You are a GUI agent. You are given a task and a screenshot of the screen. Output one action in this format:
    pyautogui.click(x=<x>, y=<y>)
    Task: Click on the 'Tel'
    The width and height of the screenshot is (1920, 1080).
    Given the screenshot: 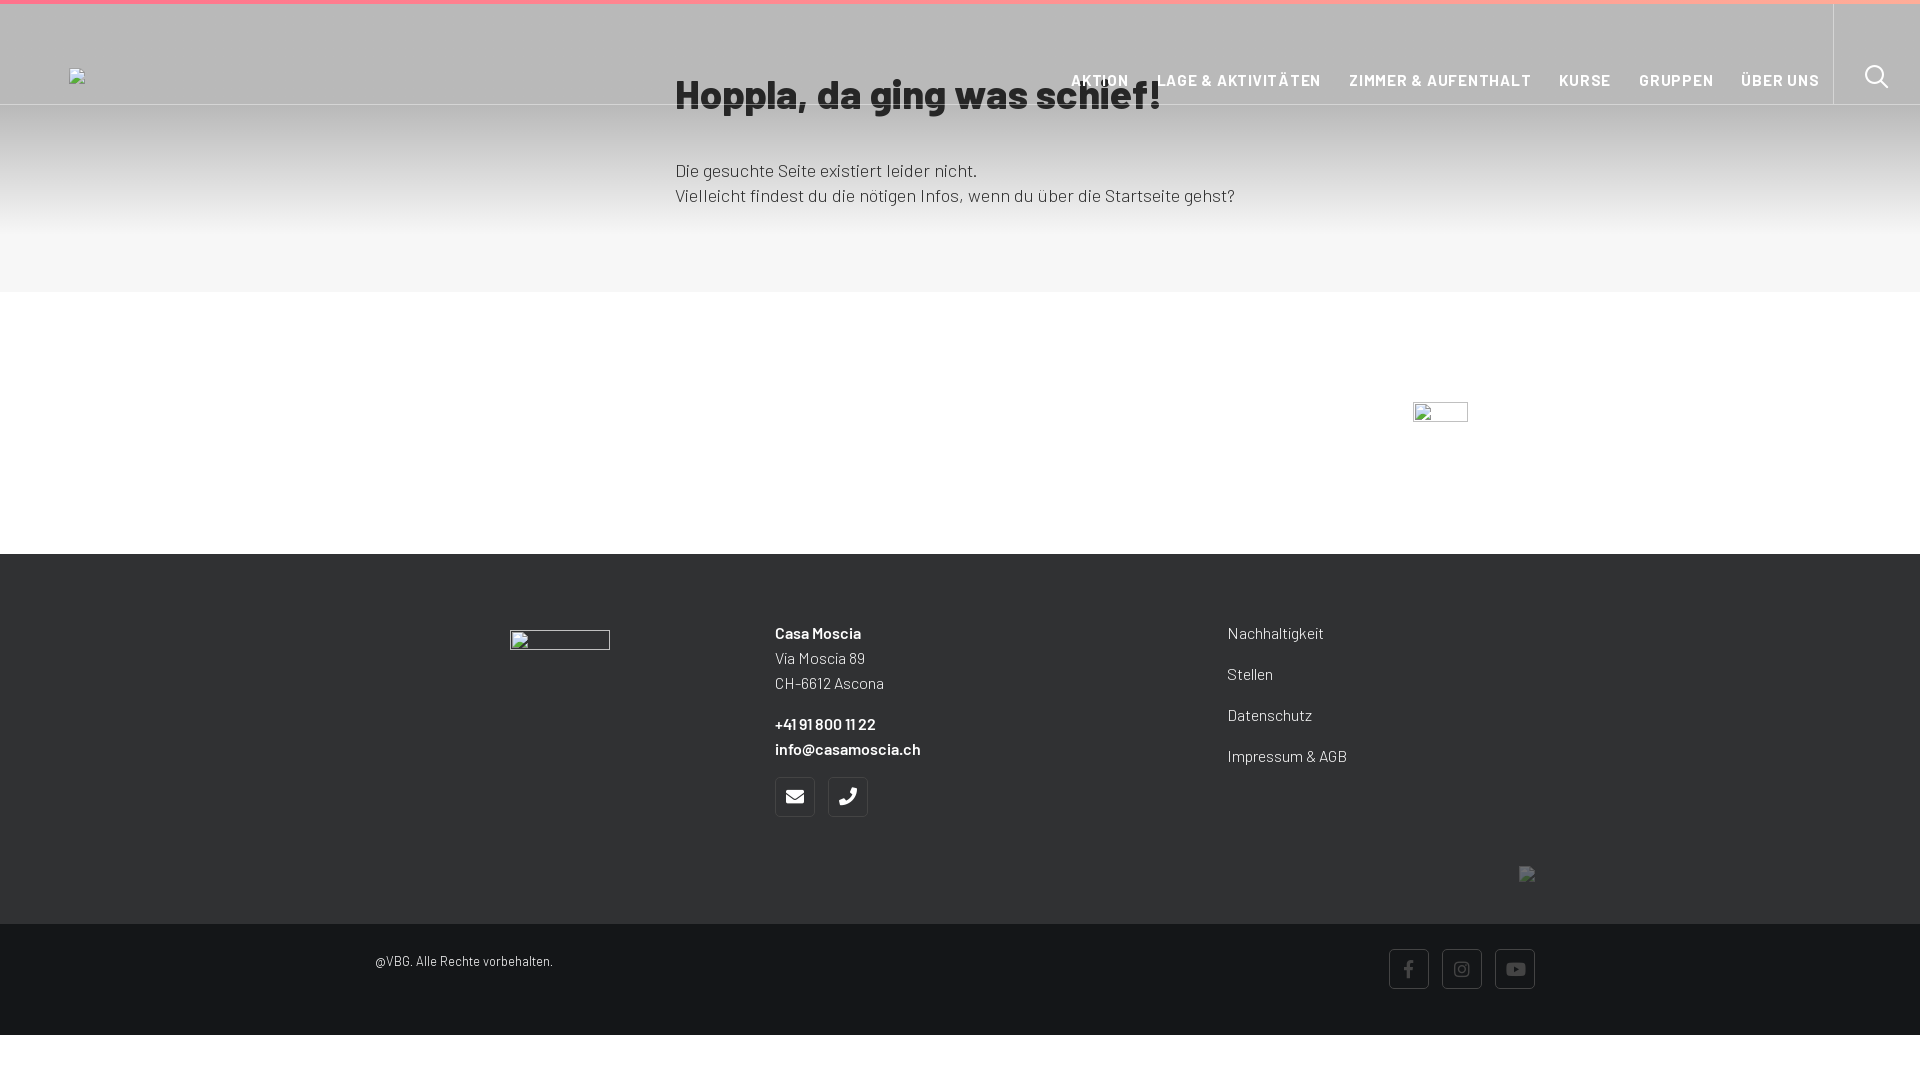 What is the action you would take?
    pyautogui.click(x=848, y=796)
    